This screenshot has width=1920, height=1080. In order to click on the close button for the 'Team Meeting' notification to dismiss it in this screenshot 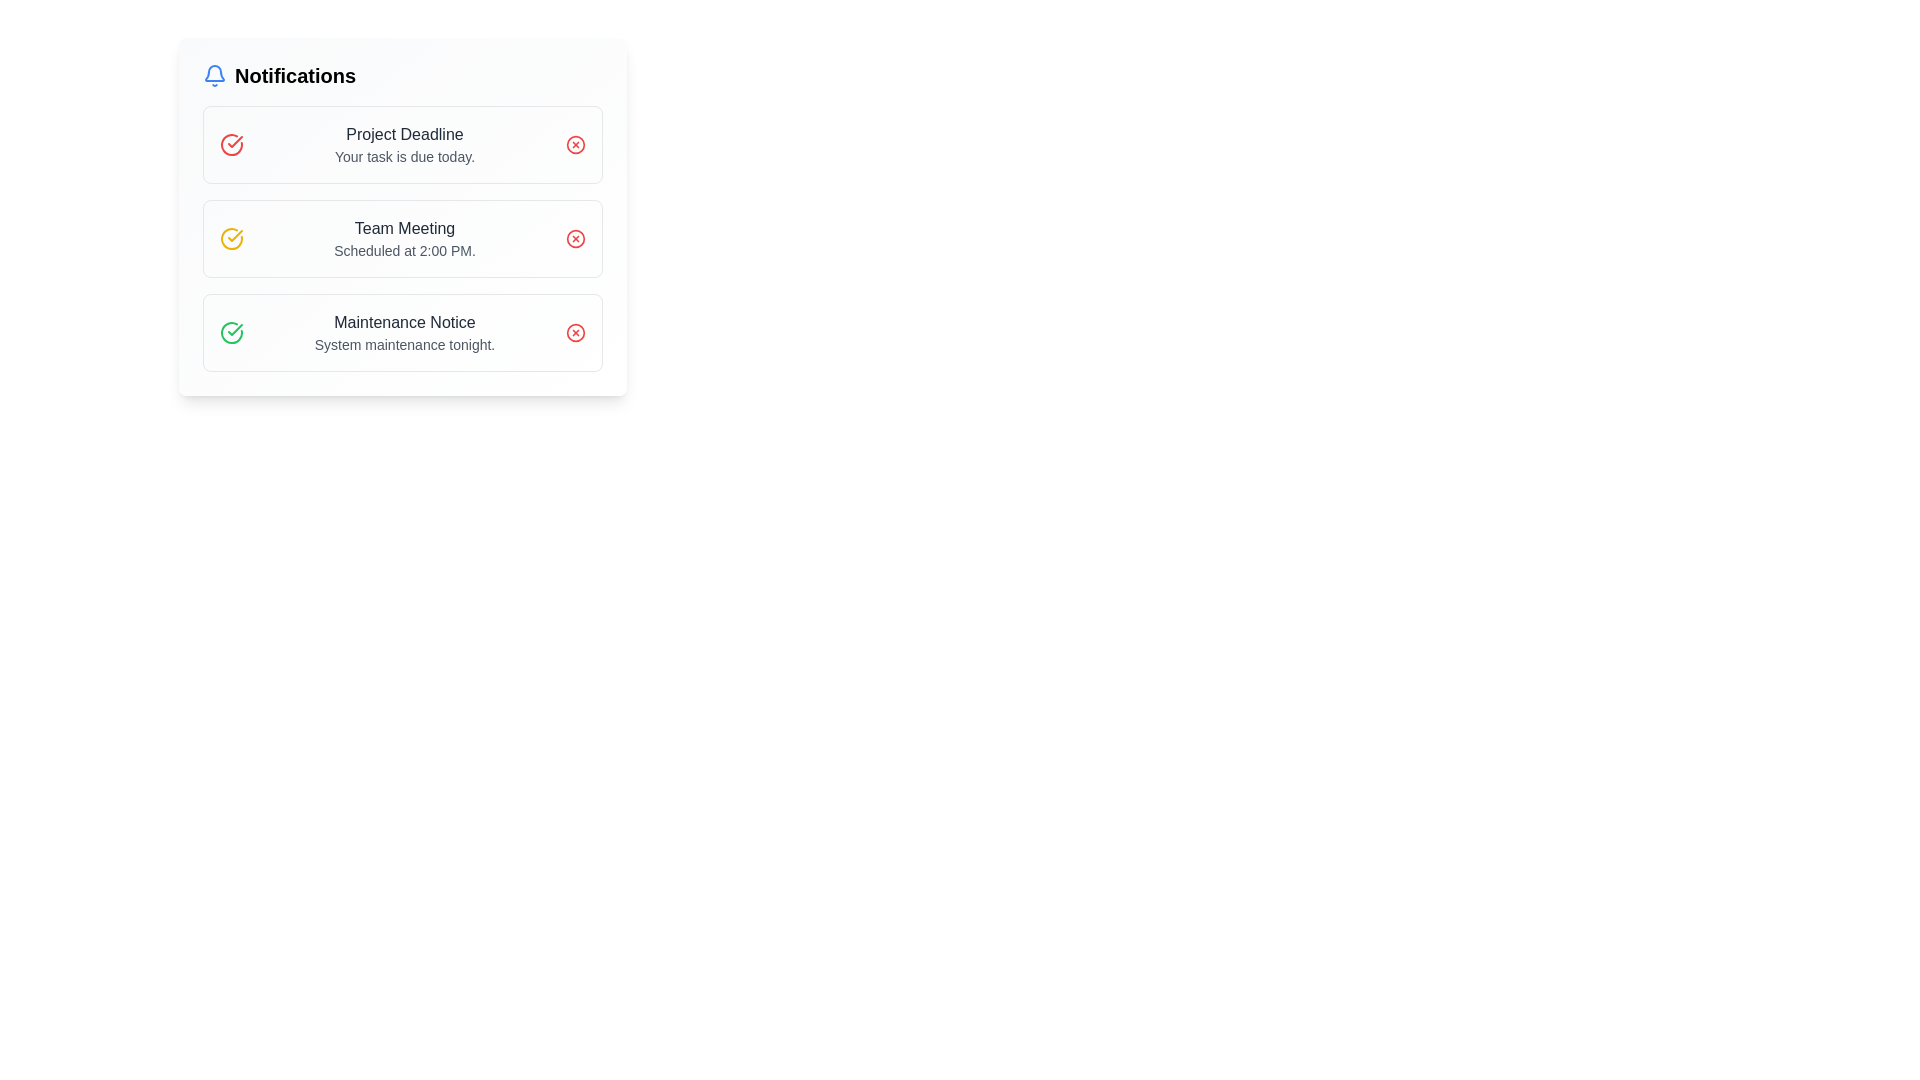, I will do `click(575, 238)`.